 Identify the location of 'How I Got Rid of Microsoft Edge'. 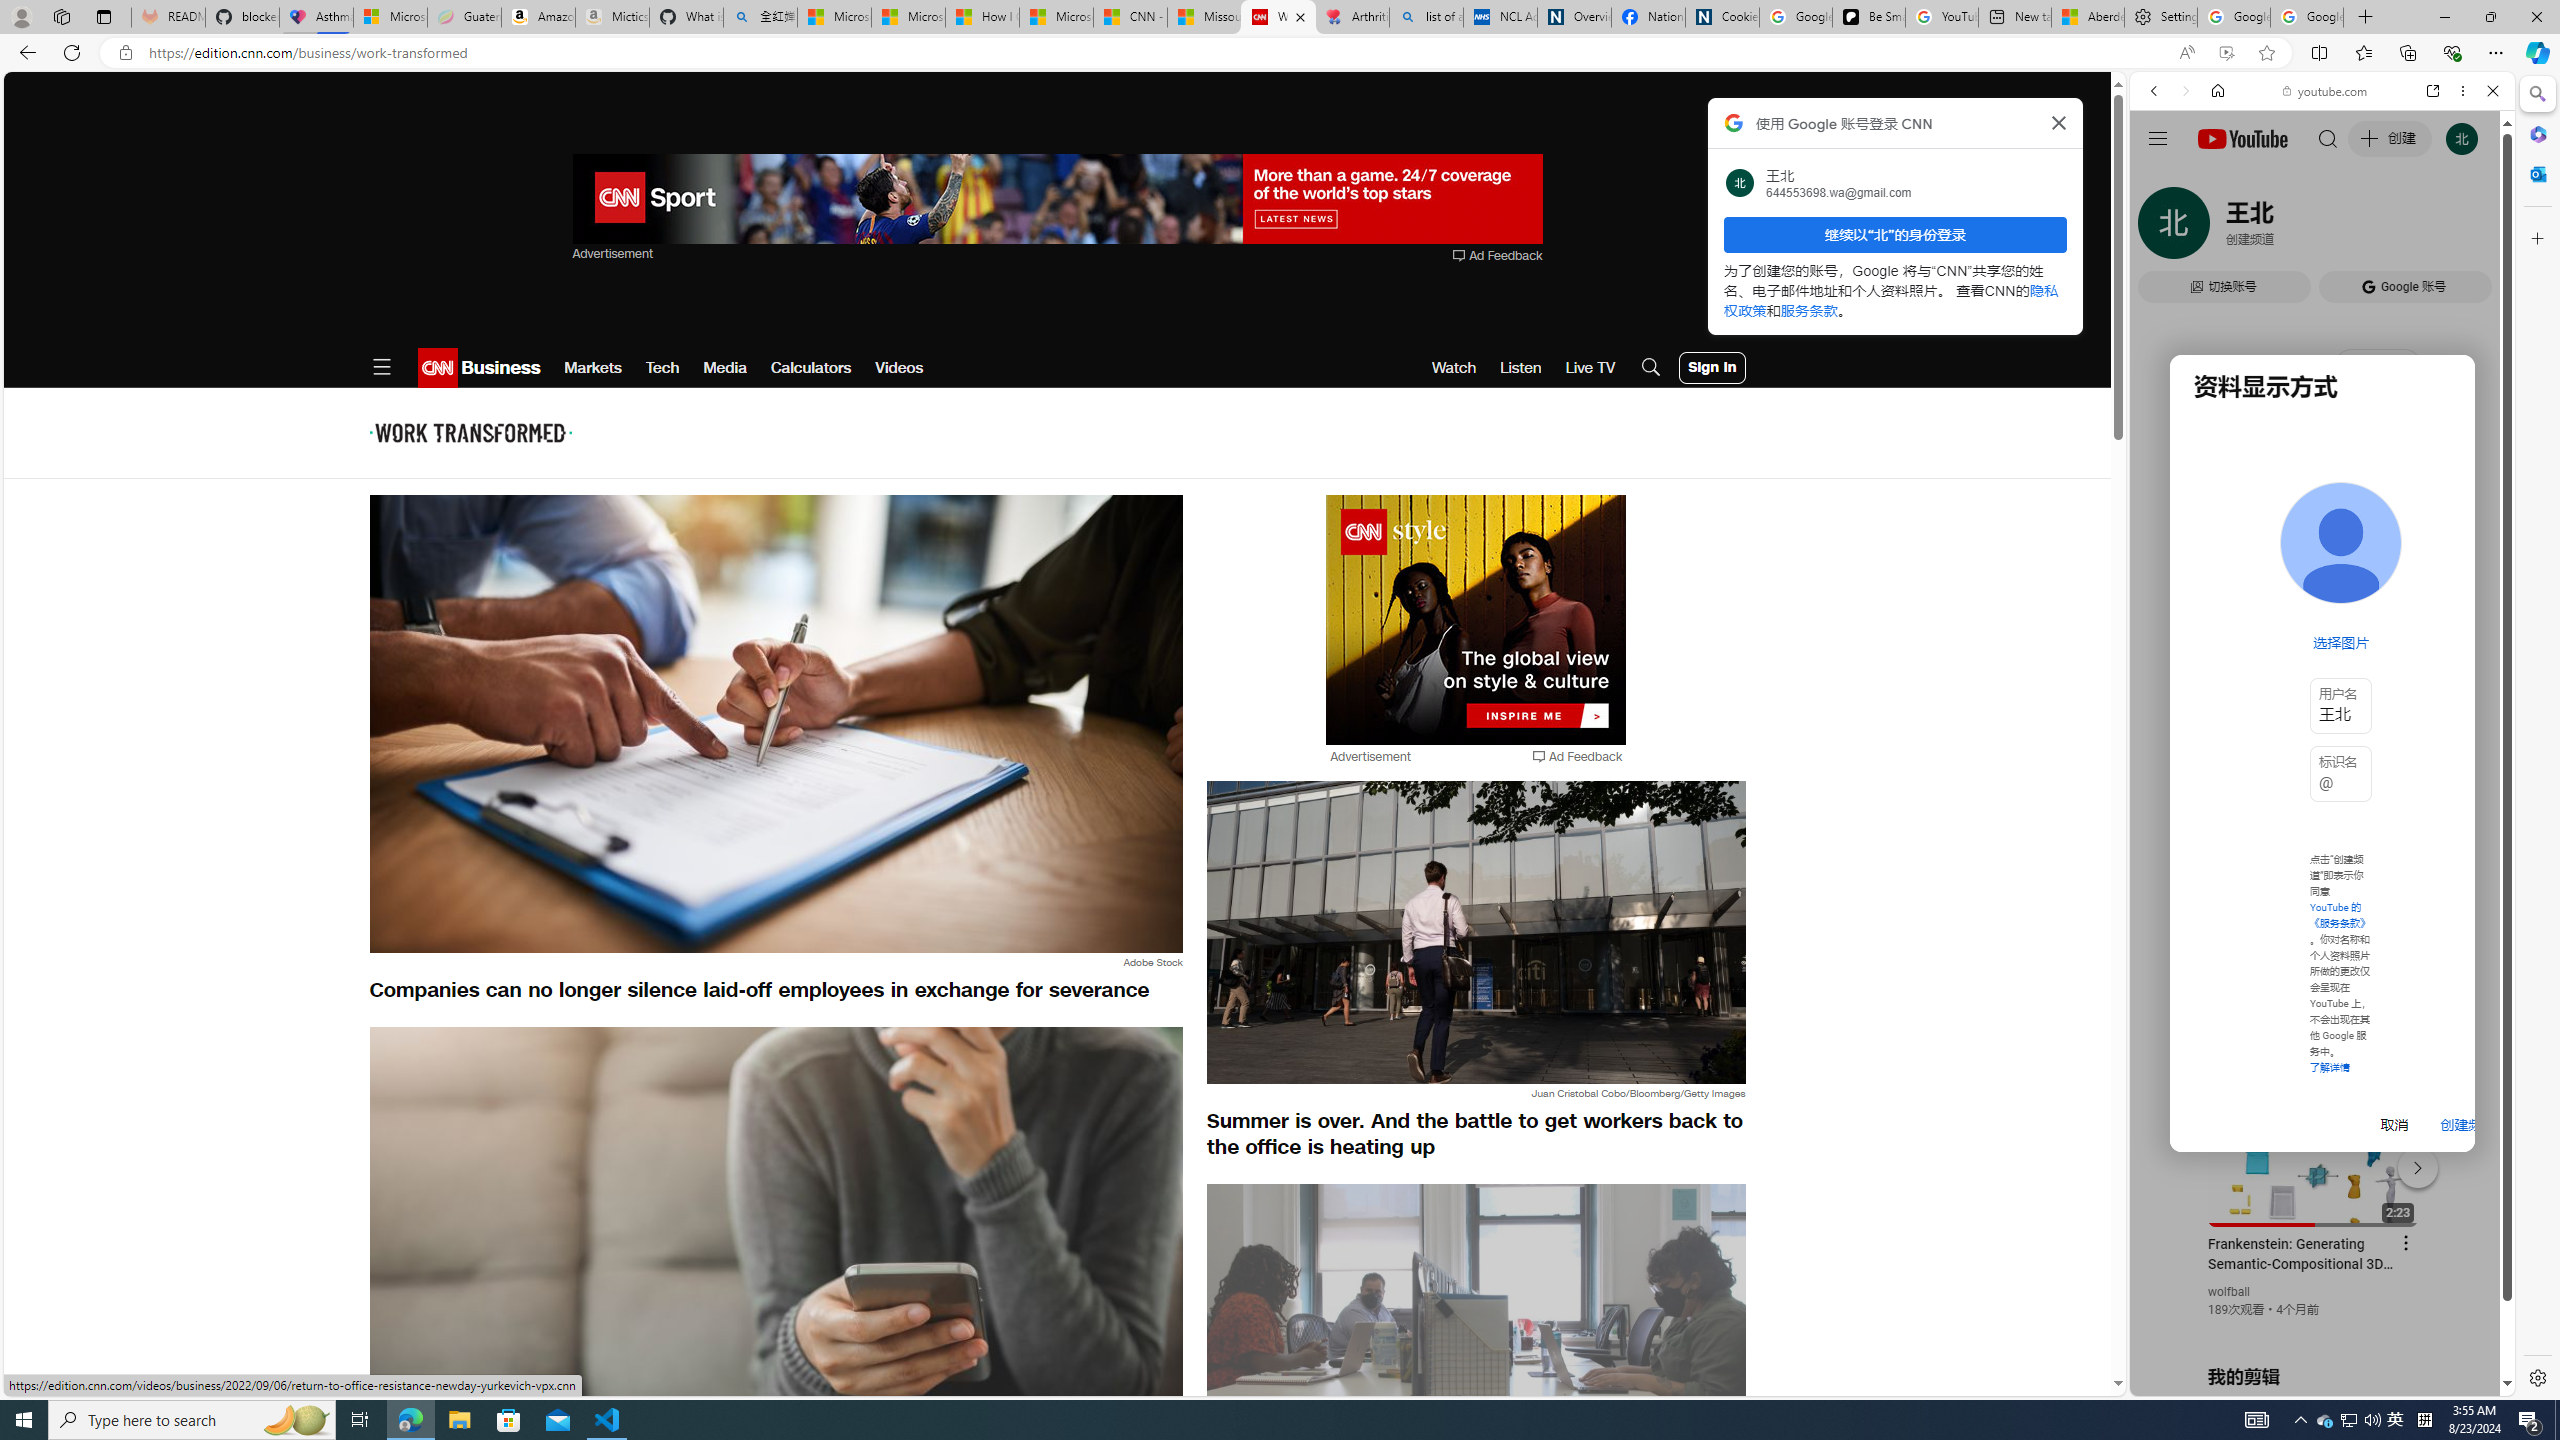
(982, 16).